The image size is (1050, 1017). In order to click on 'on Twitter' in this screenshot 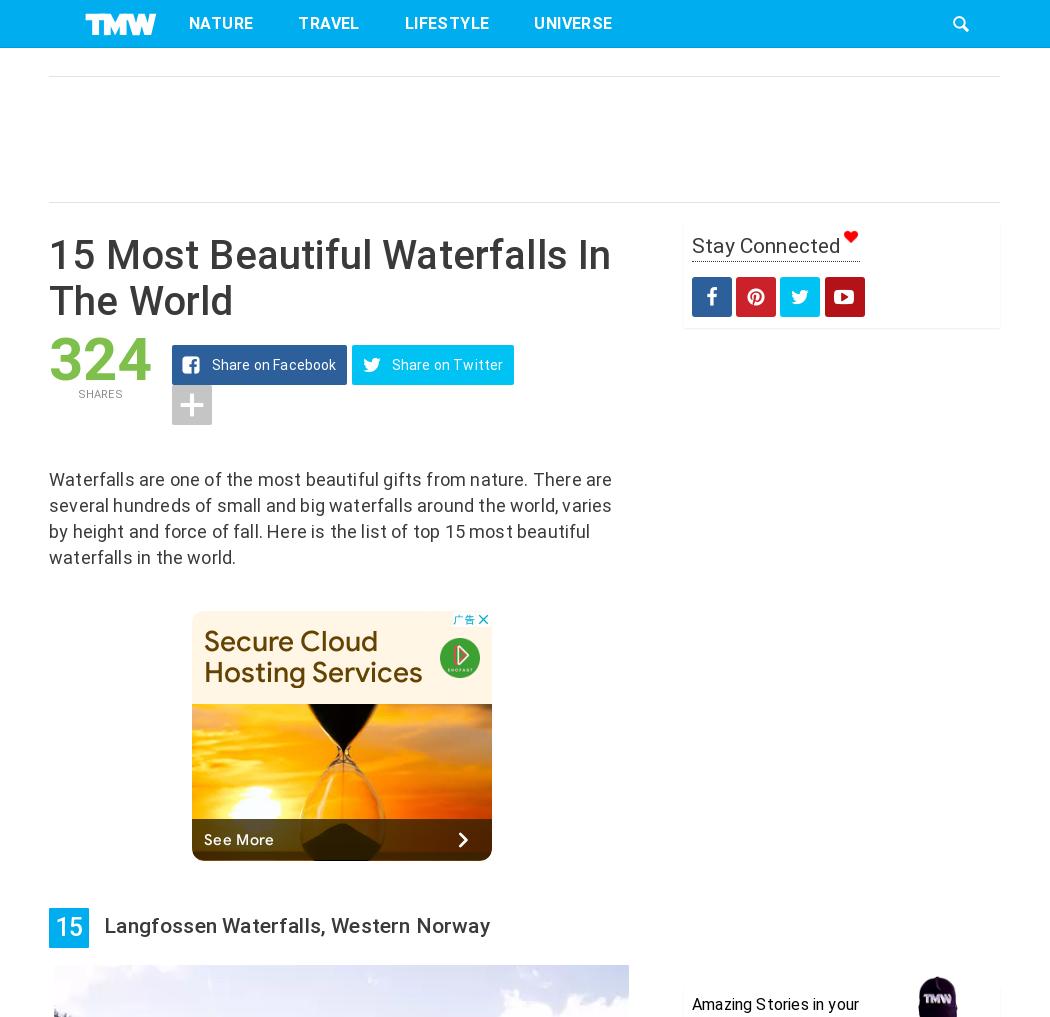, I will do `click(467, 364)`.